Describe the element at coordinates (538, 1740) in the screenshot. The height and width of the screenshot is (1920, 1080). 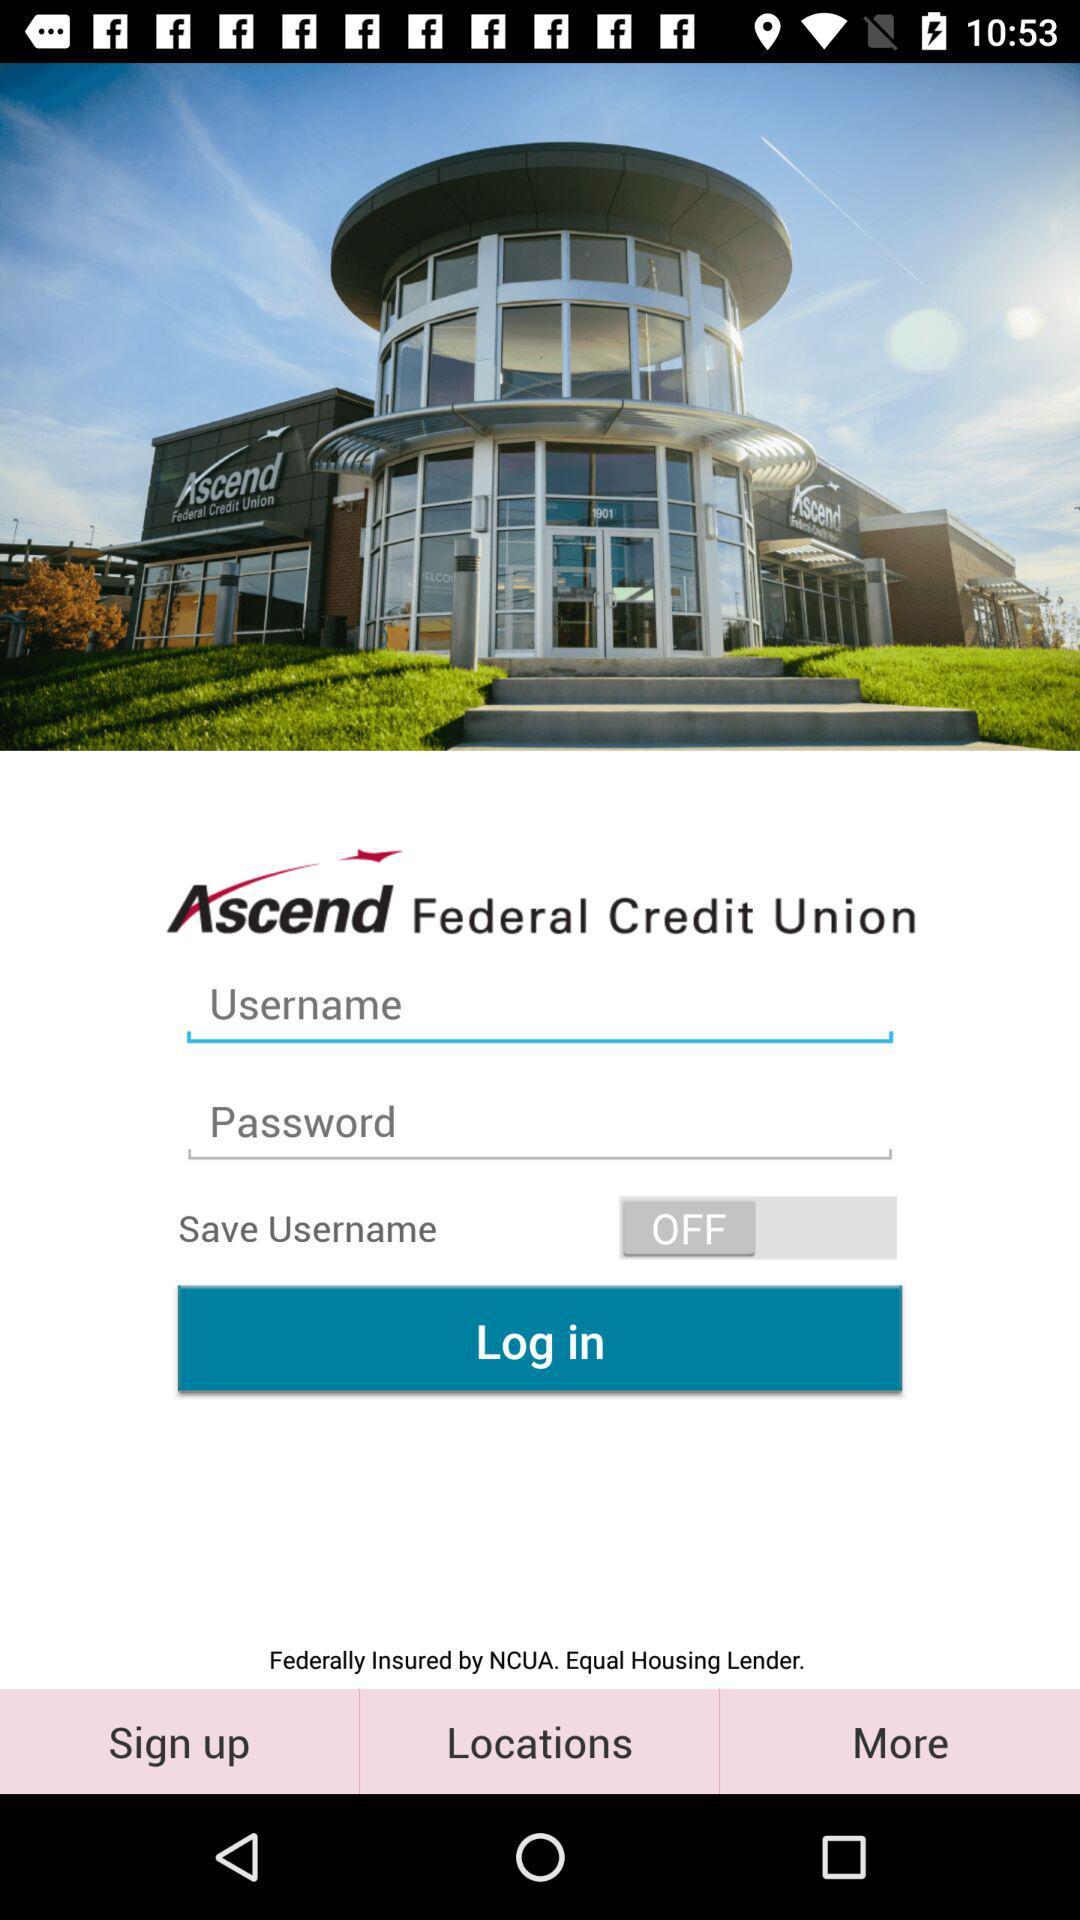
I see `item next to the sign up icon` at that location.